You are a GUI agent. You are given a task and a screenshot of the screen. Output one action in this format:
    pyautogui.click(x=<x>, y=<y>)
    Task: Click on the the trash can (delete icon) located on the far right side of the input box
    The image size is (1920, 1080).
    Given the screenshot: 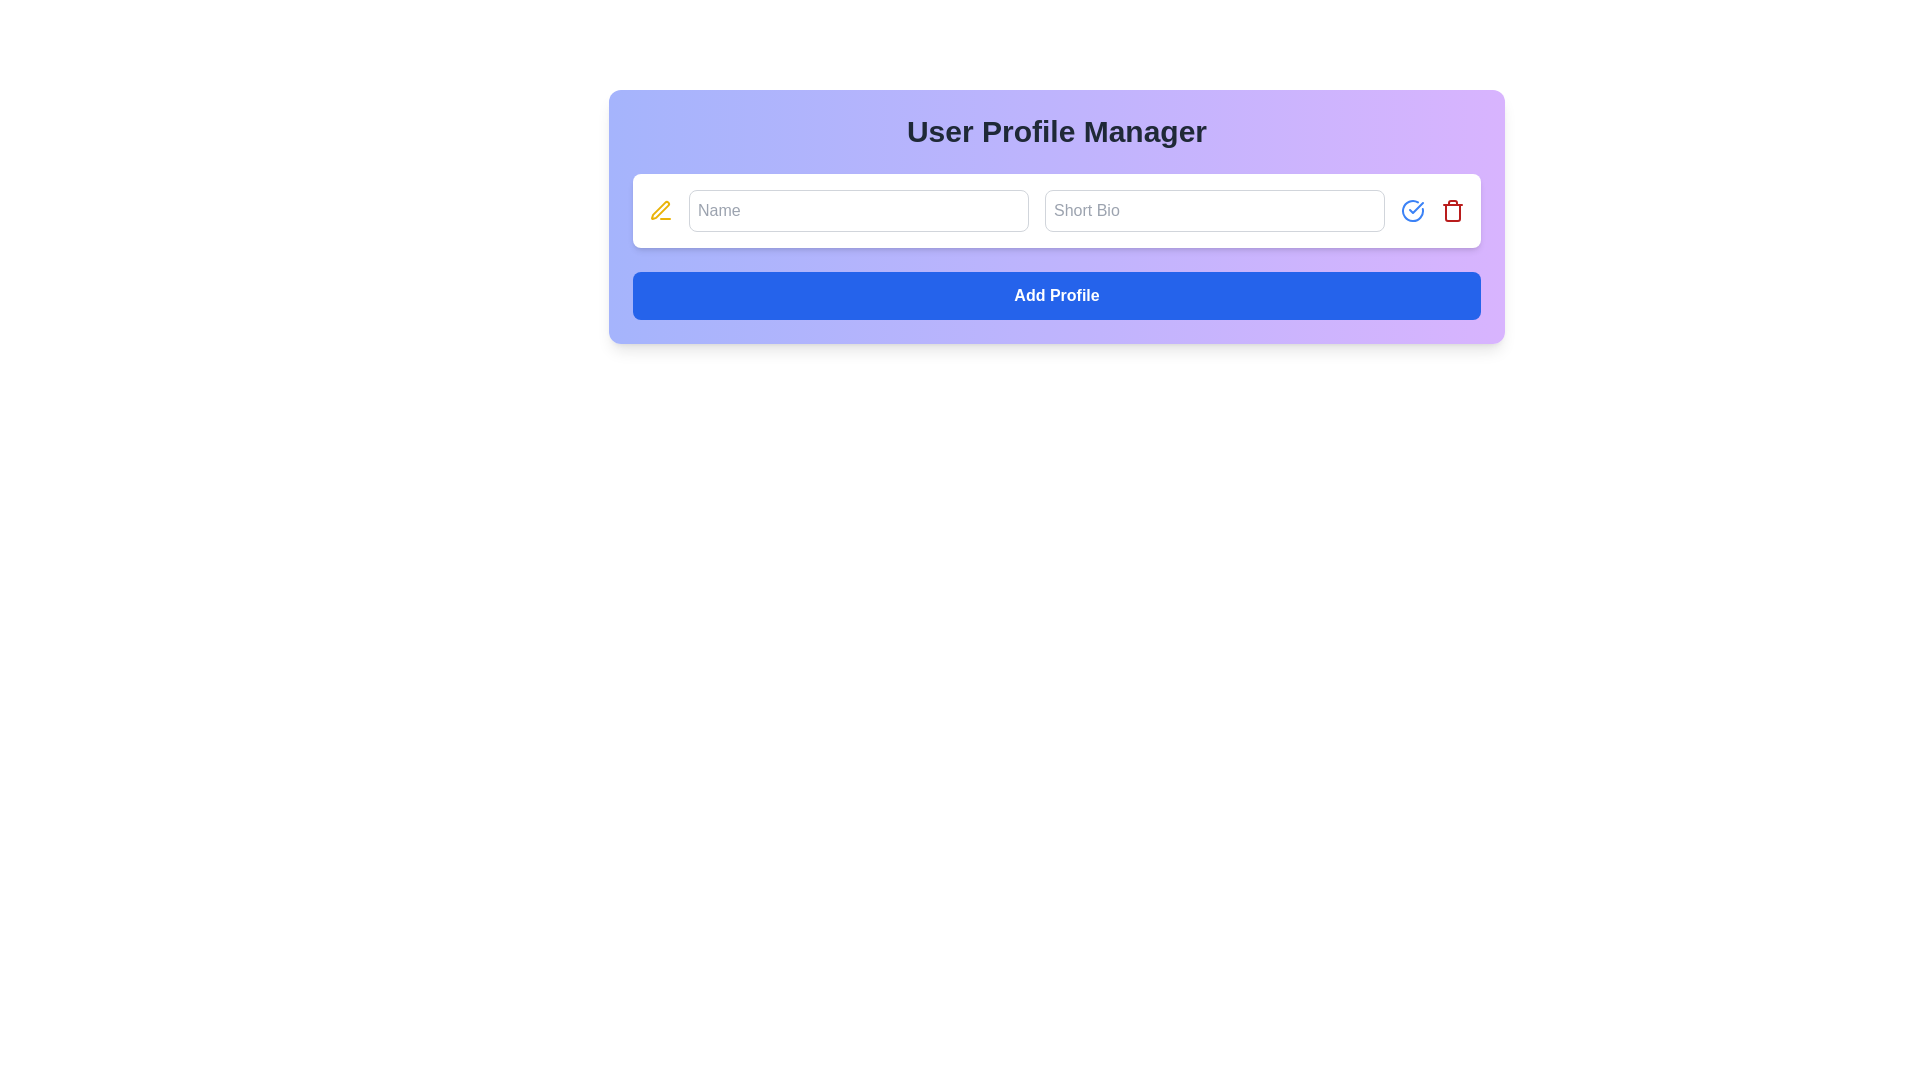 What is the action you would take?
    pyautogui.click(x=1453, y=211)
    